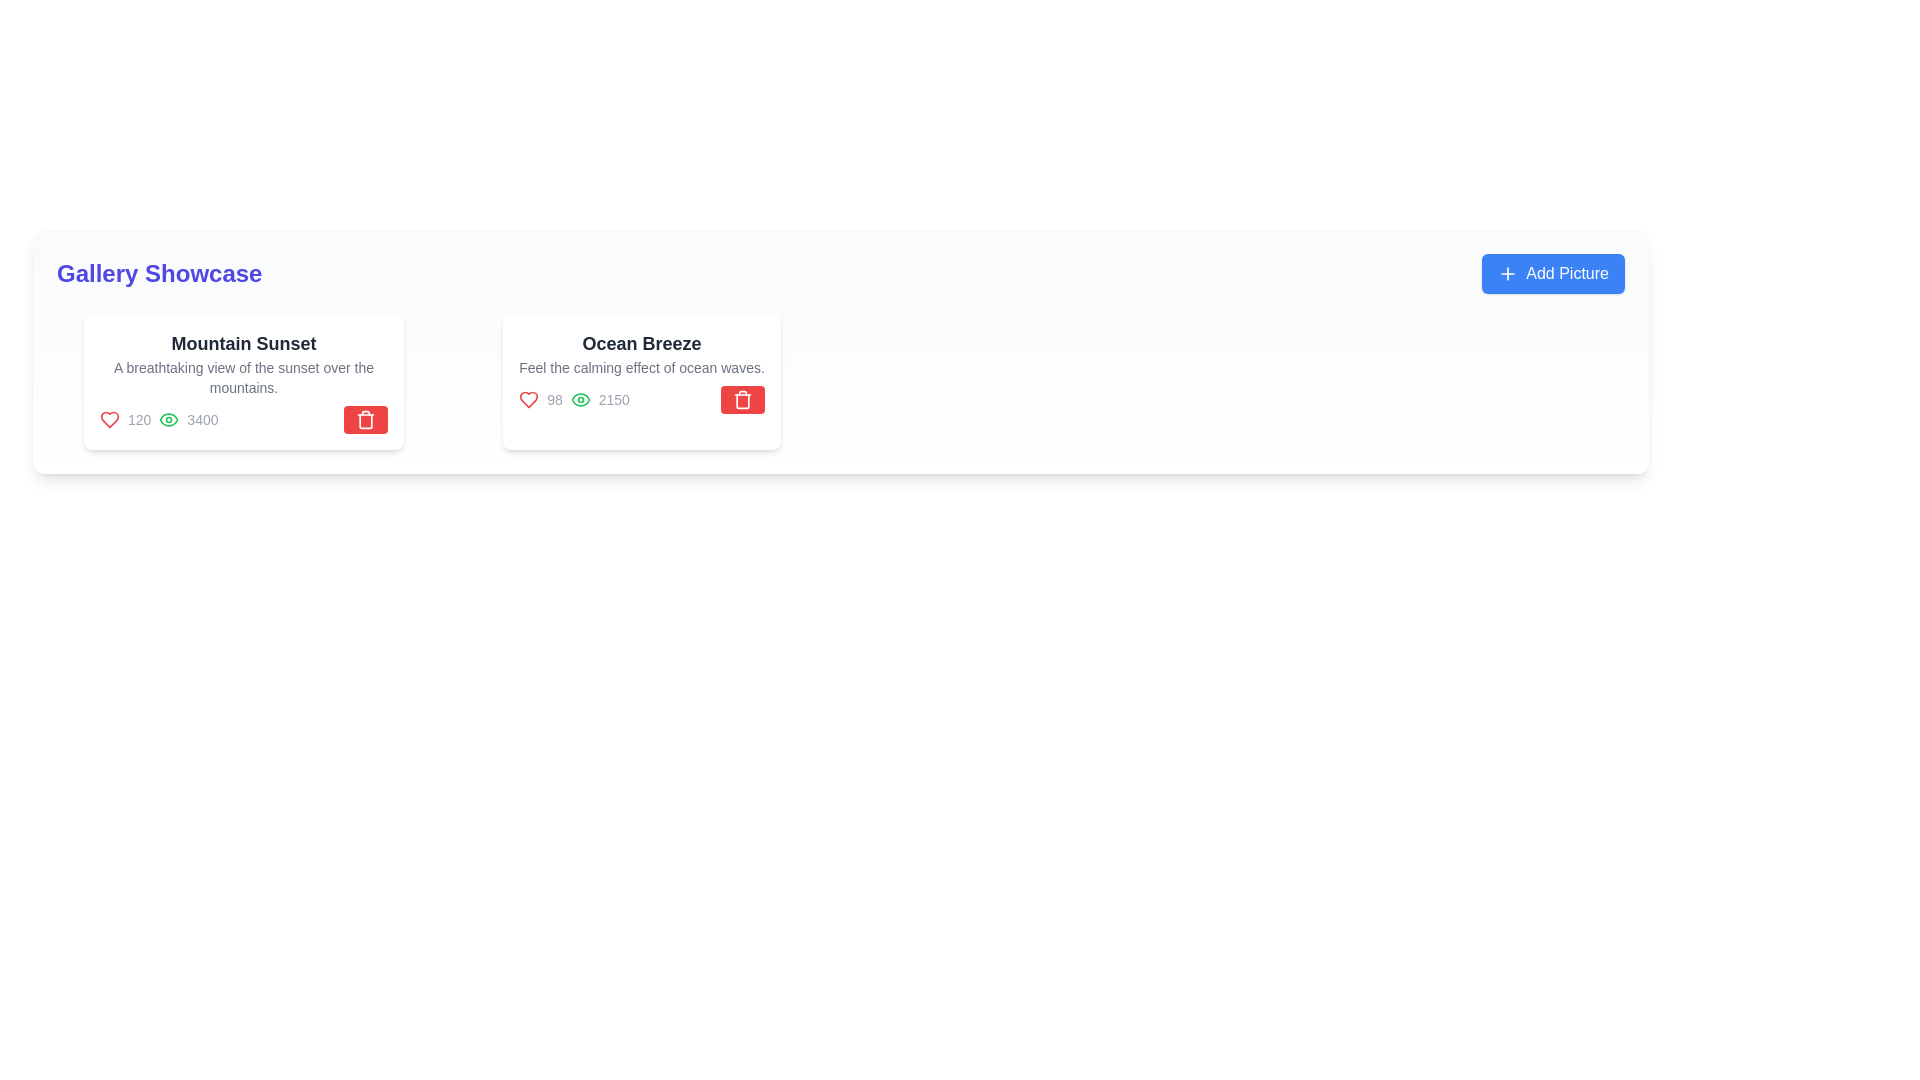 This screenshot has width=1920, height=1080. What do you see at coordinates (109, 419) in the screenshot?
I see `the red heart icon representing a 'like' or 'favorite' interaction located at the bottom left corner of the 'Ocean Breeze' card component` at bounding box center [109, 419].